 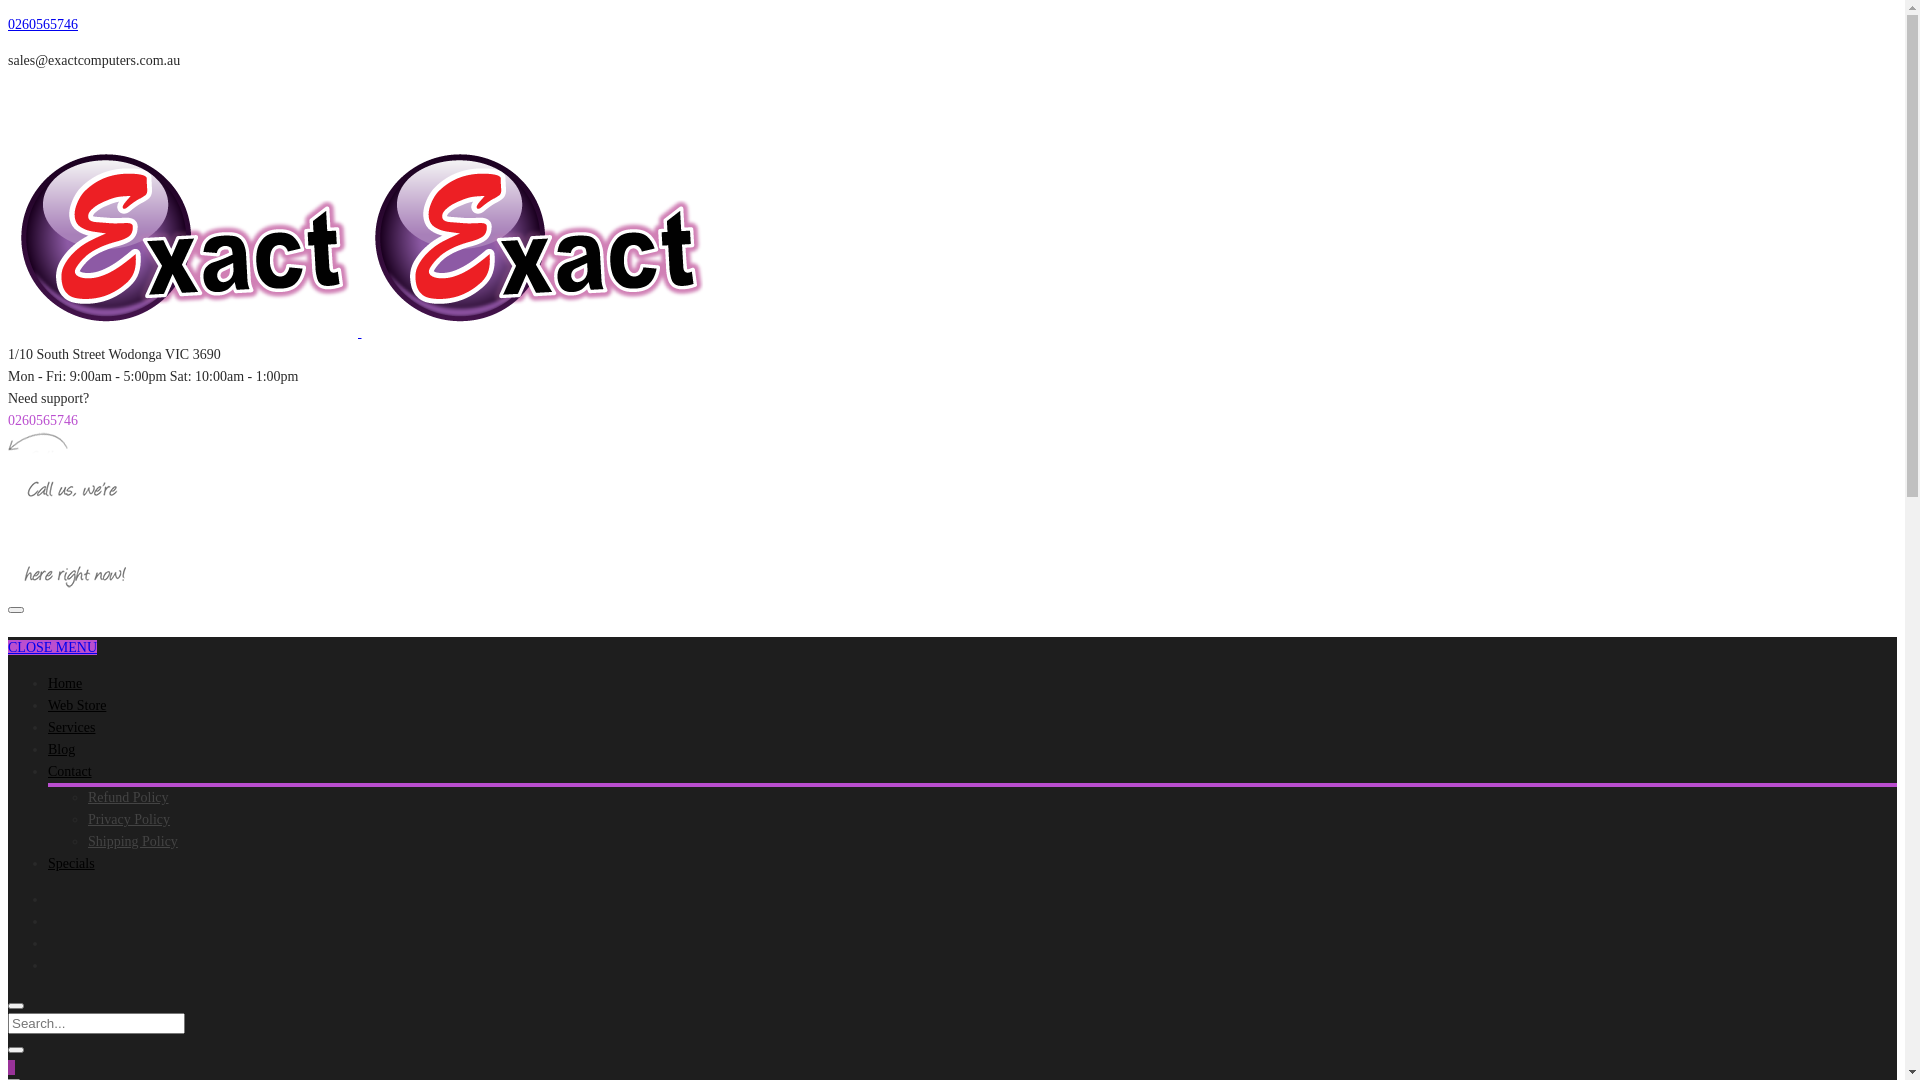 I want to click on '0260565746', so click(x=43, y=24).